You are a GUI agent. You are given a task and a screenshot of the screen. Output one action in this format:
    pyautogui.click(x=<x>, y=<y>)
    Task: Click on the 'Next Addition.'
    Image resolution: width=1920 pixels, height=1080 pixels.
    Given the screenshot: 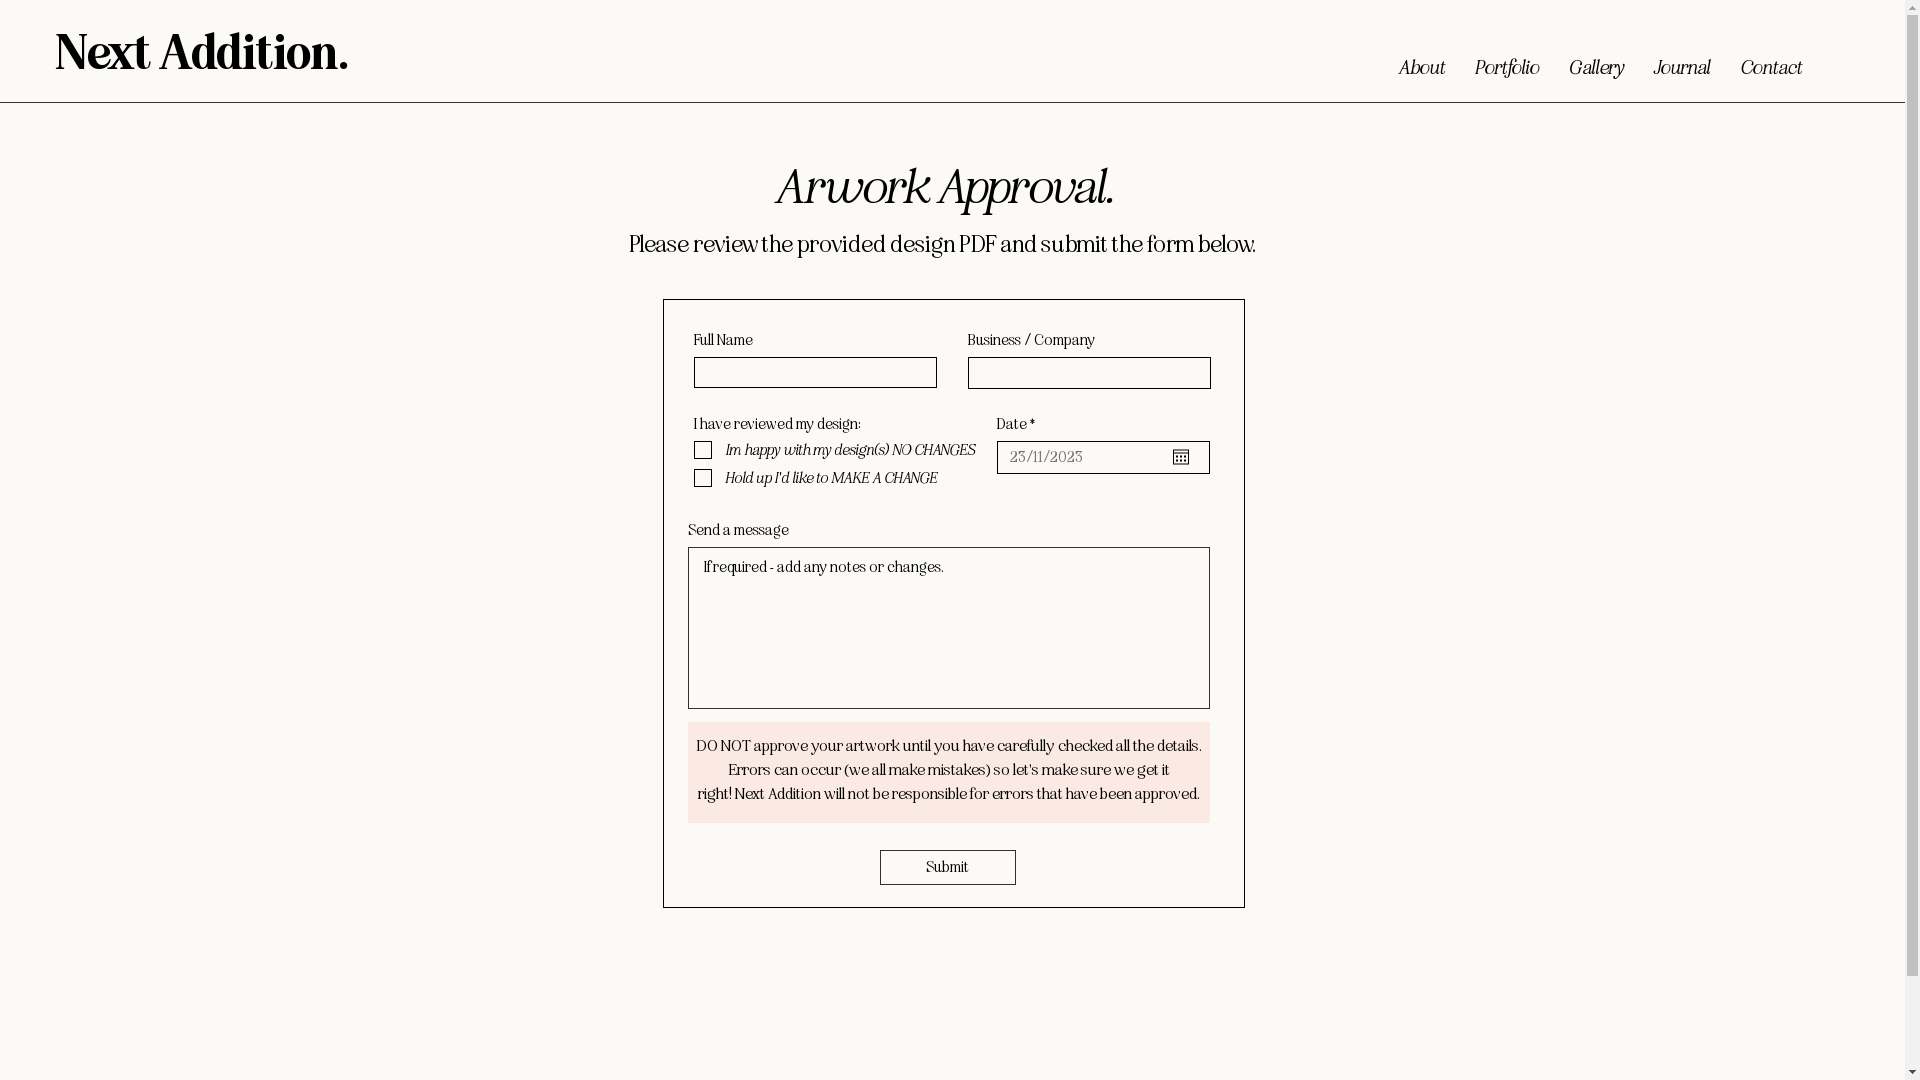 What is the action you would take?
    pyautogui.click(x=56, y=53)
    